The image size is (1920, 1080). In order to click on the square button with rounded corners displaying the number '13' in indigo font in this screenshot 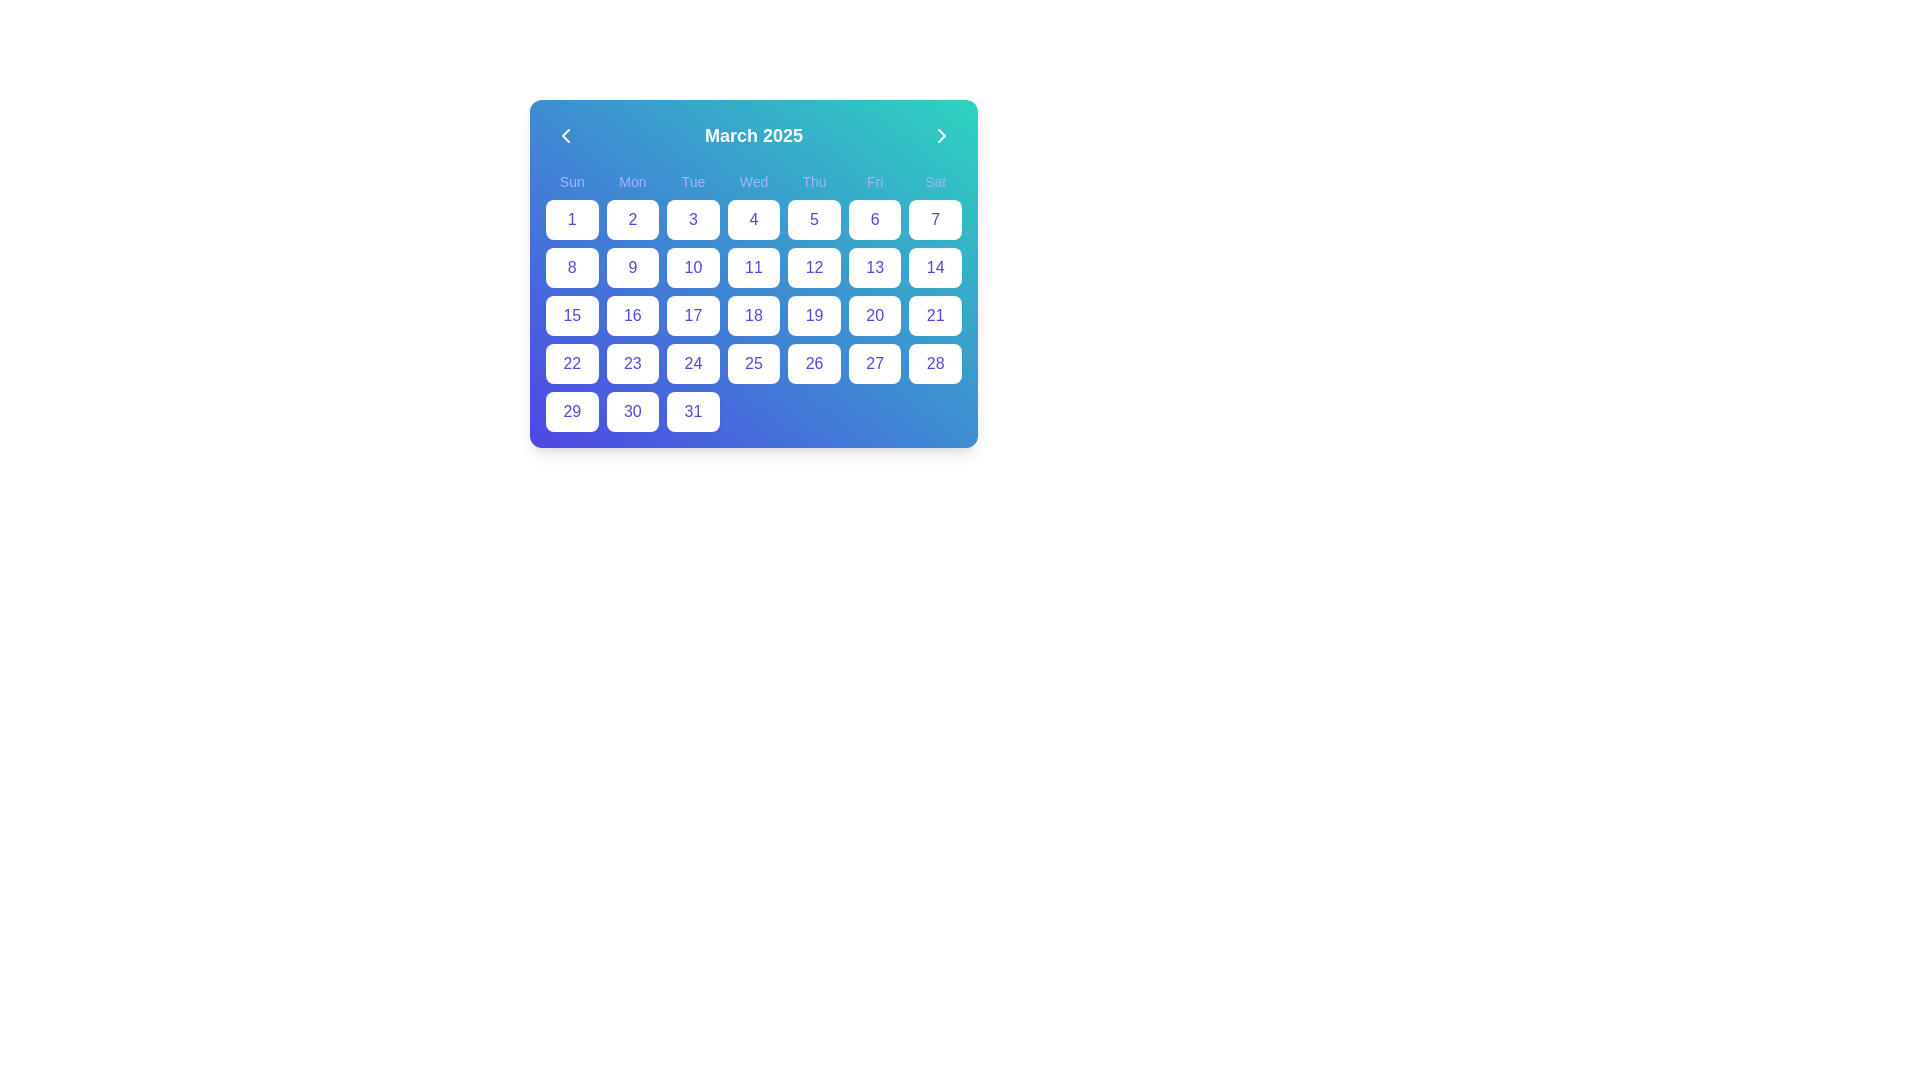, I will do `click(875, 266)`.